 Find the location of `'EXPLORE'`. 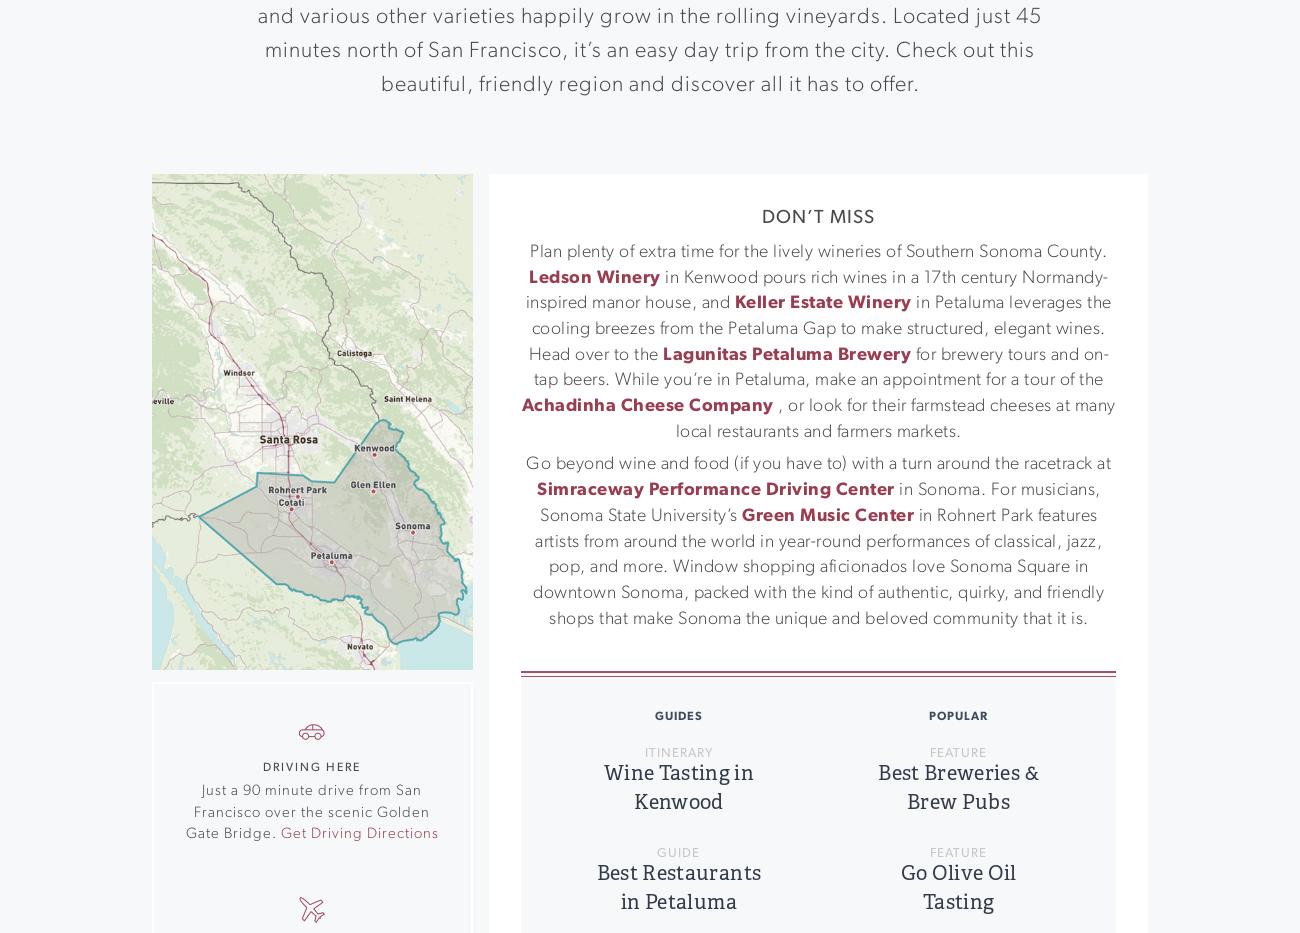

'EXPLORE' is located at coordinates (364, 793).